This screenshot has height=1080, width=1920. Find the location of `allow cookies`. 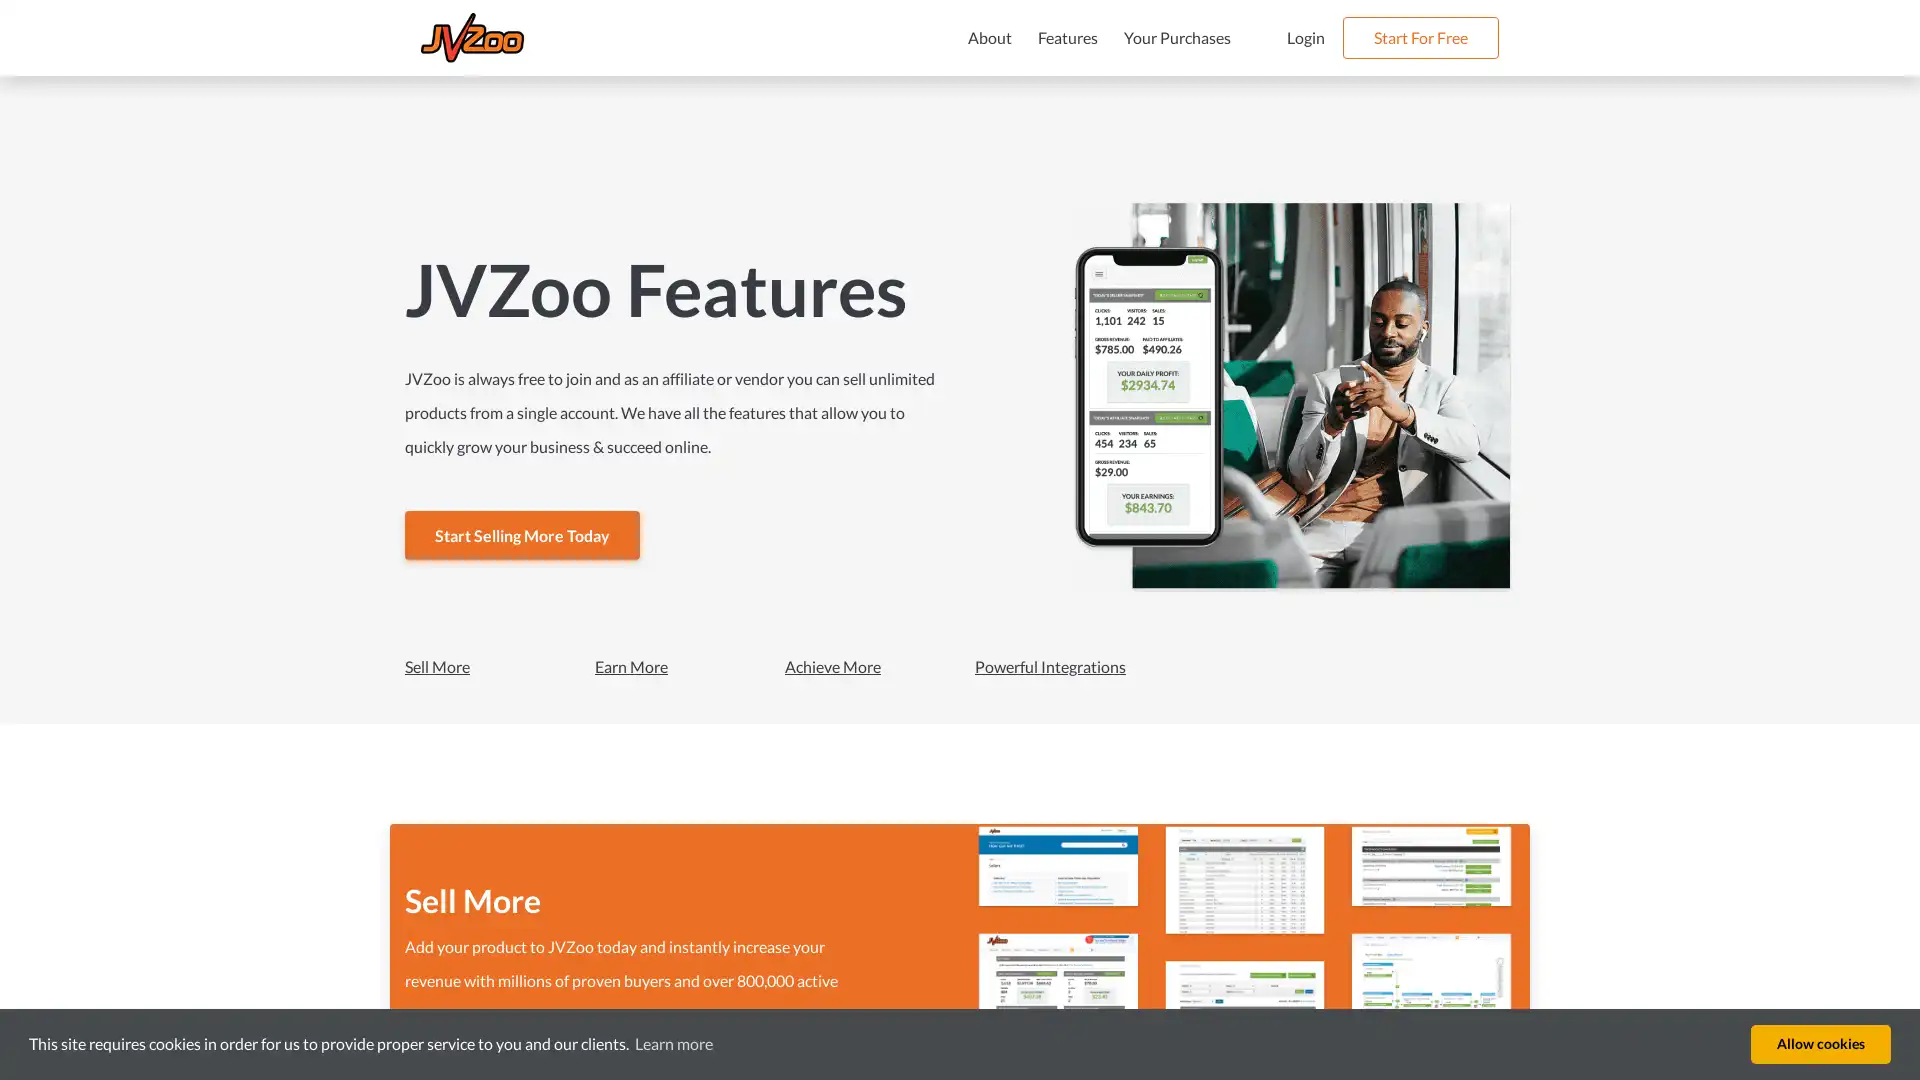

allow cookies is located at coordinates (1820, 1043).